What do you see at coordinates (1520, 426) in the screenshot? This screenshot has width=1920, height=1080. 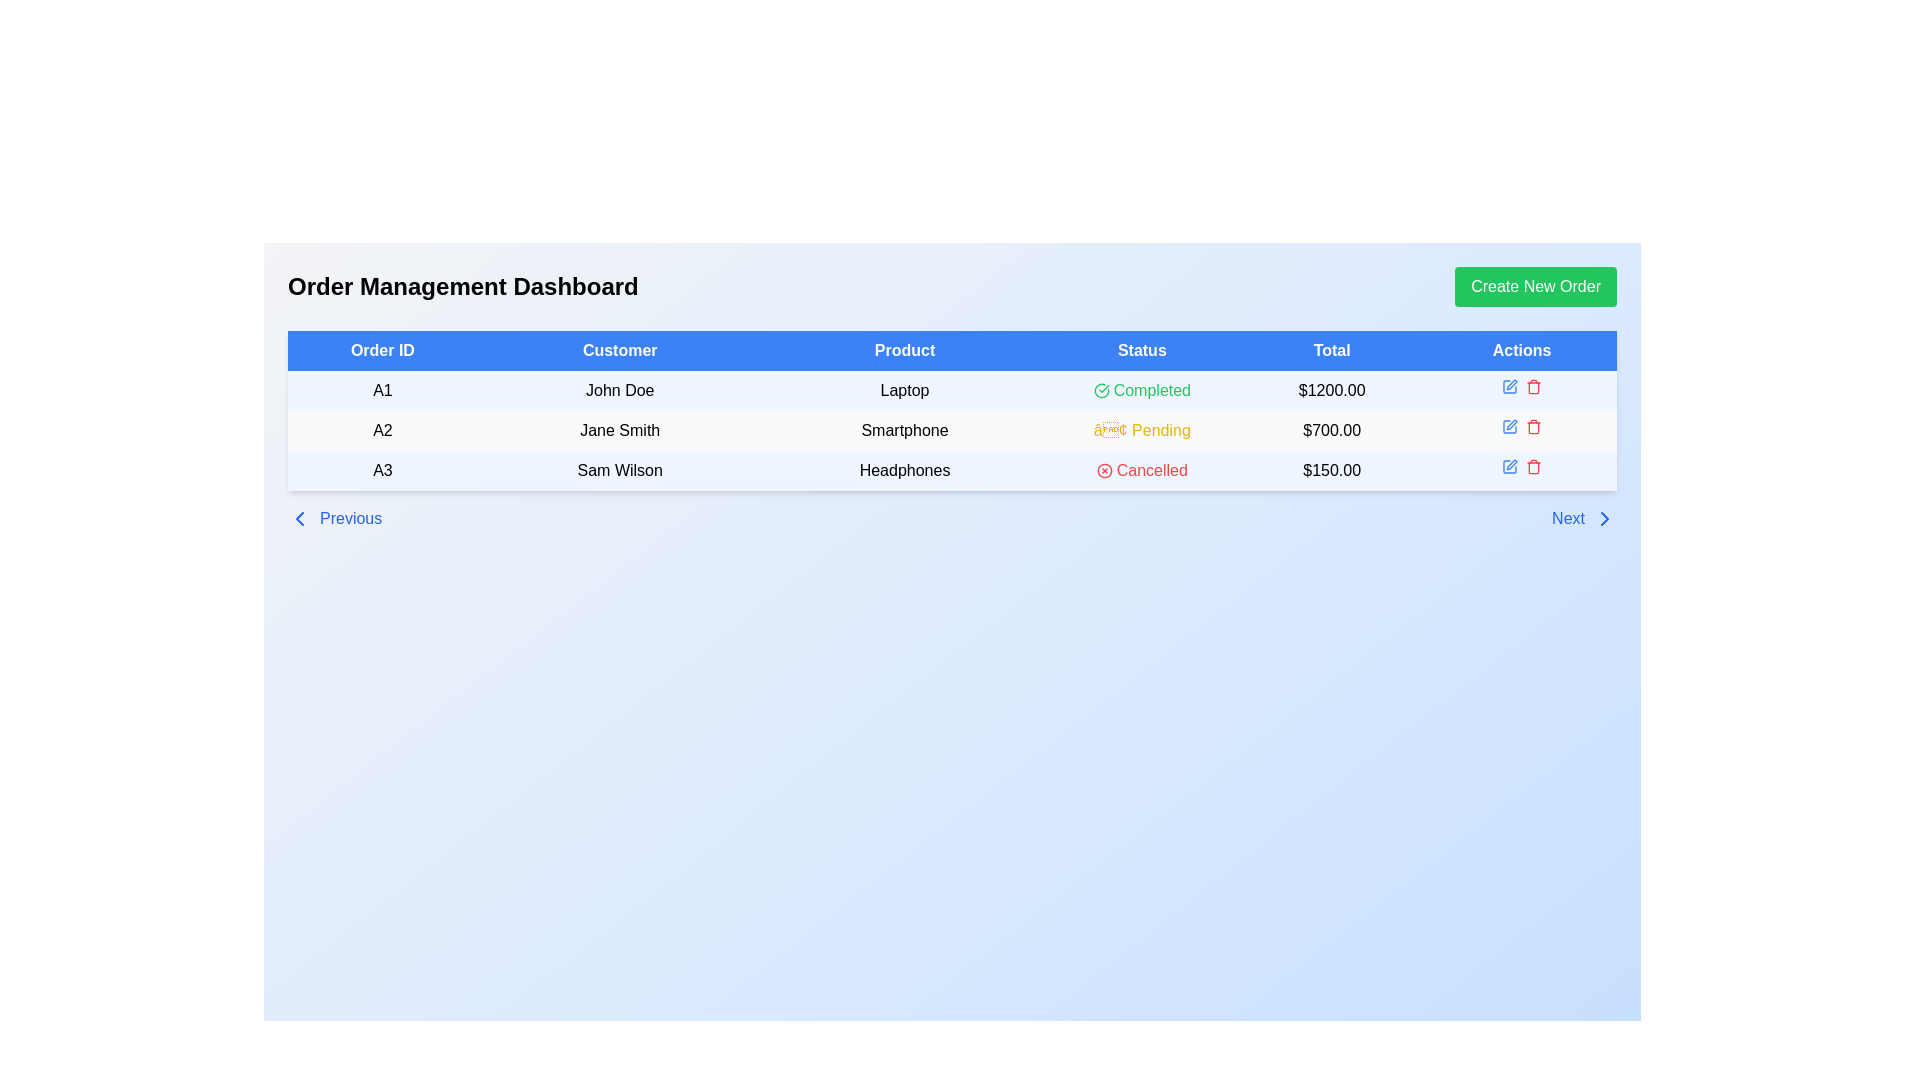 I see `the edit icon in the 'Actions' column for the order by 'Jane Smith' to initiate editing the order` at bounding box center [1520, 426].